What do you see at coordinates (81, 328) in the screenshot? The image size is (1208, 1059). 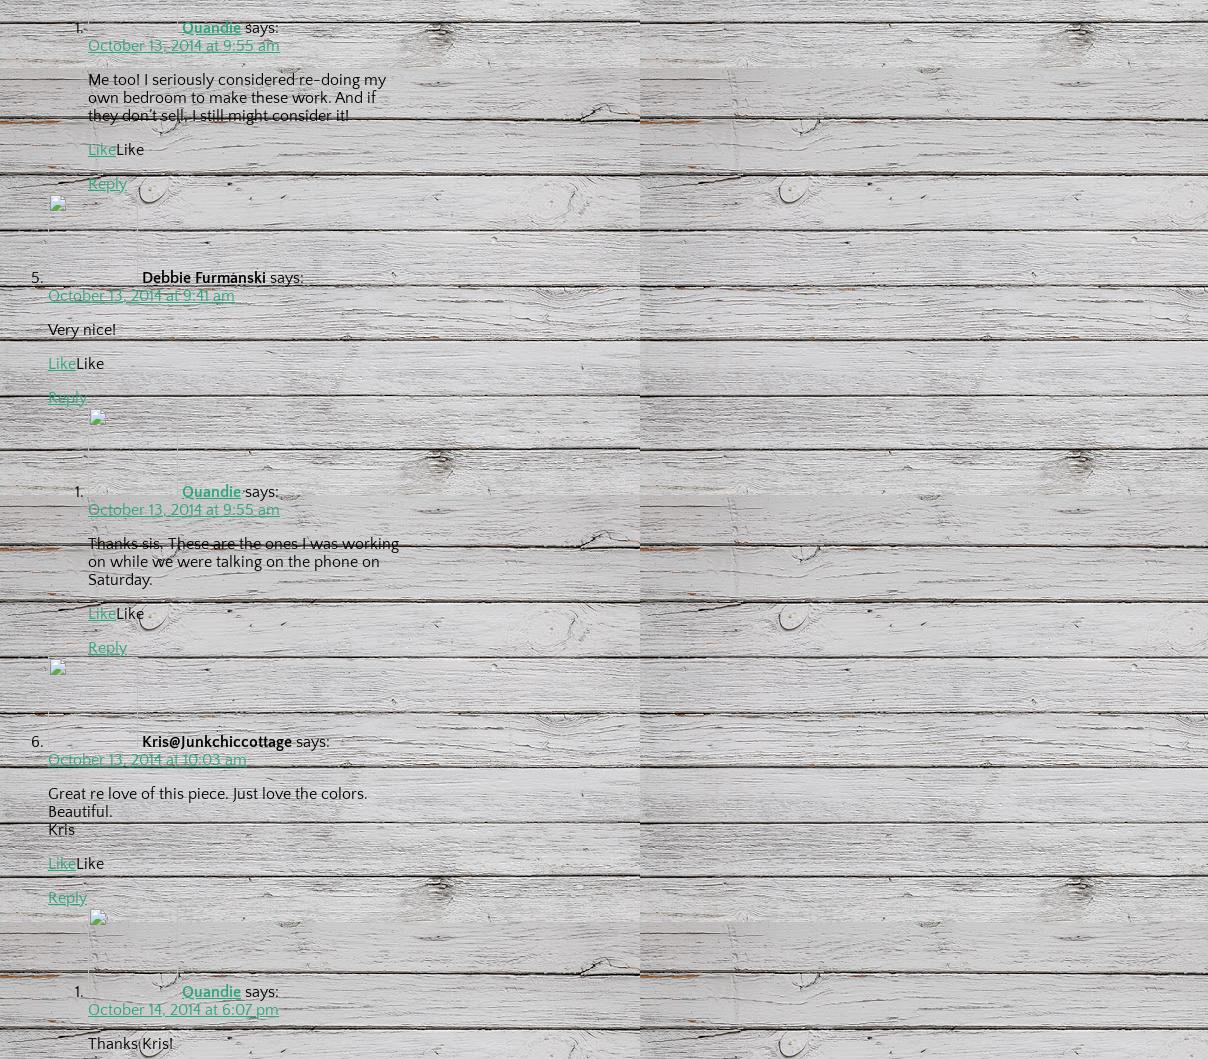 I see `'Very nice!'` at bounding box center [81, 328].